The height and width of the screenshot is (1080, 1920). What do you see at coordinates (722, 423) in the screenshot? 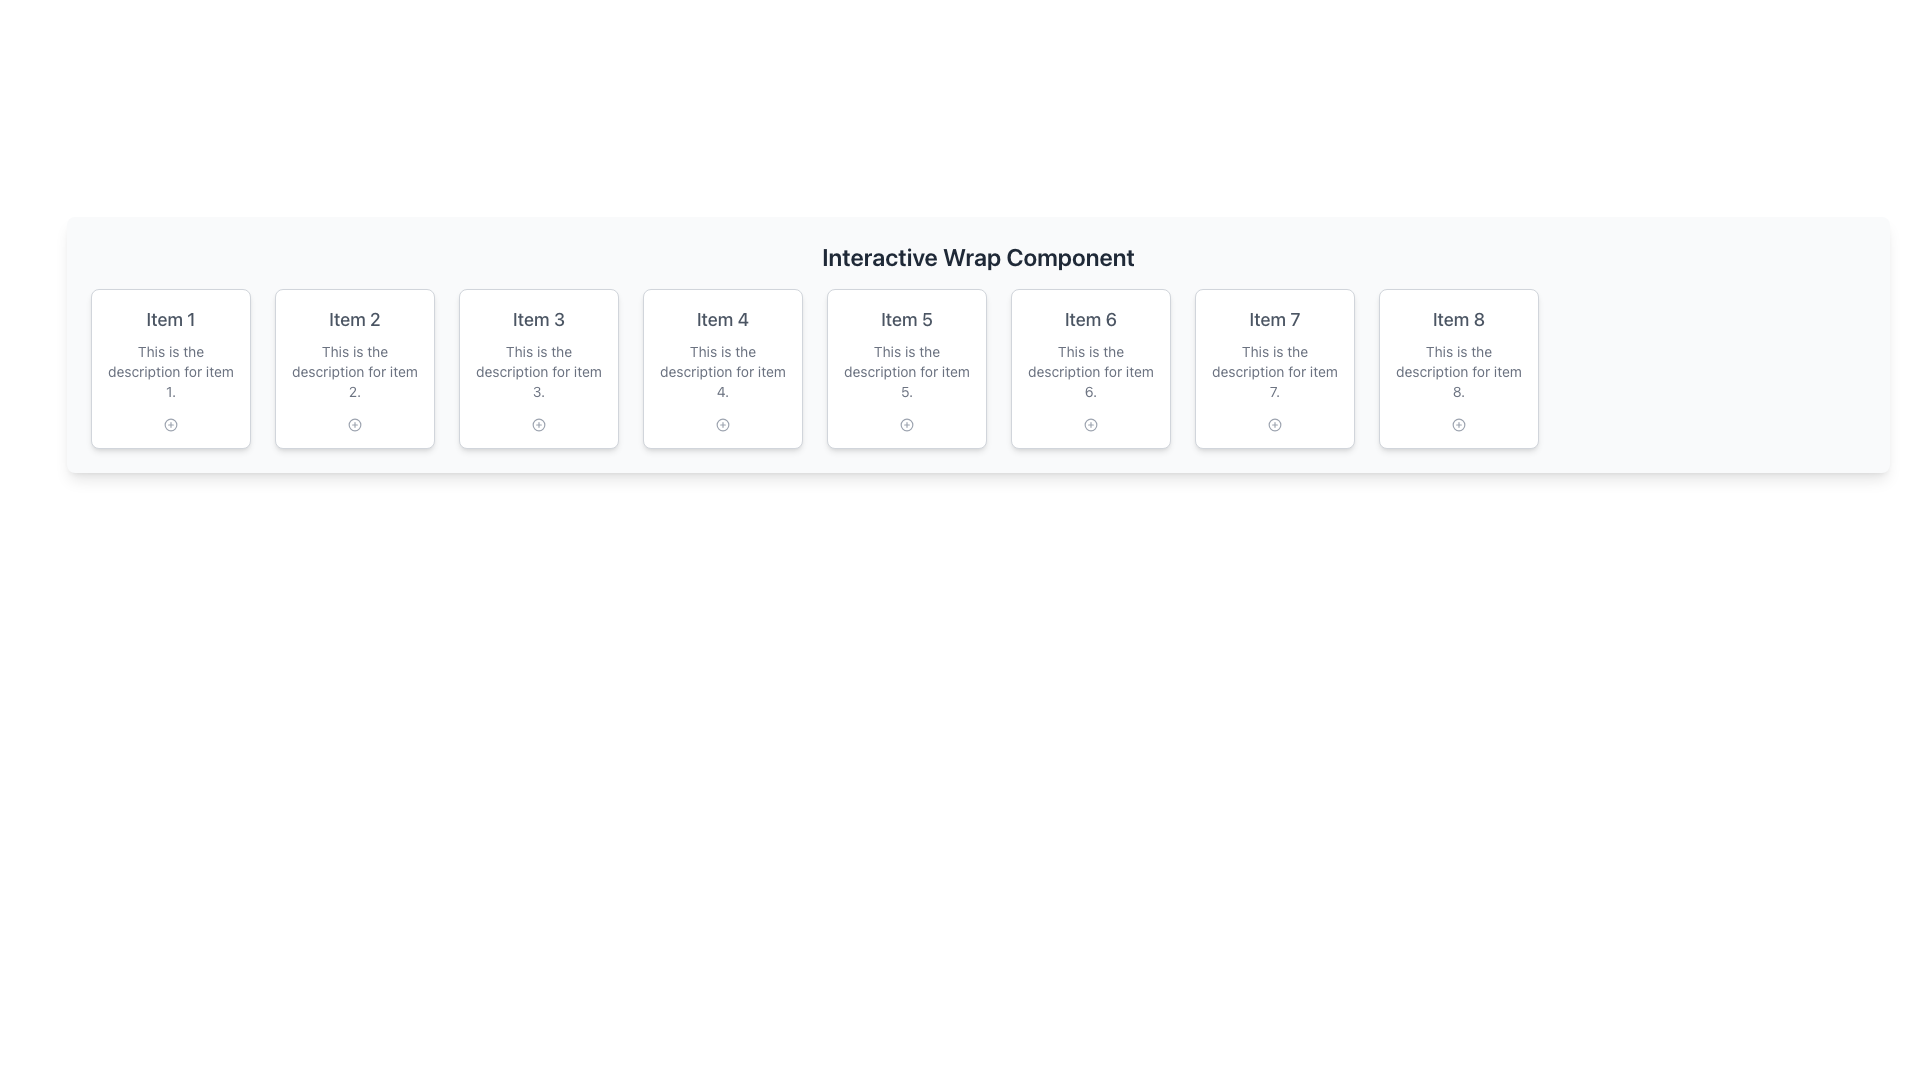
I see `the interactive add IconButton located within the 'Item 4' card at the bottom-right side of the card, just below the descriptive text, to initiate an action` at bounding box center [722, 423].